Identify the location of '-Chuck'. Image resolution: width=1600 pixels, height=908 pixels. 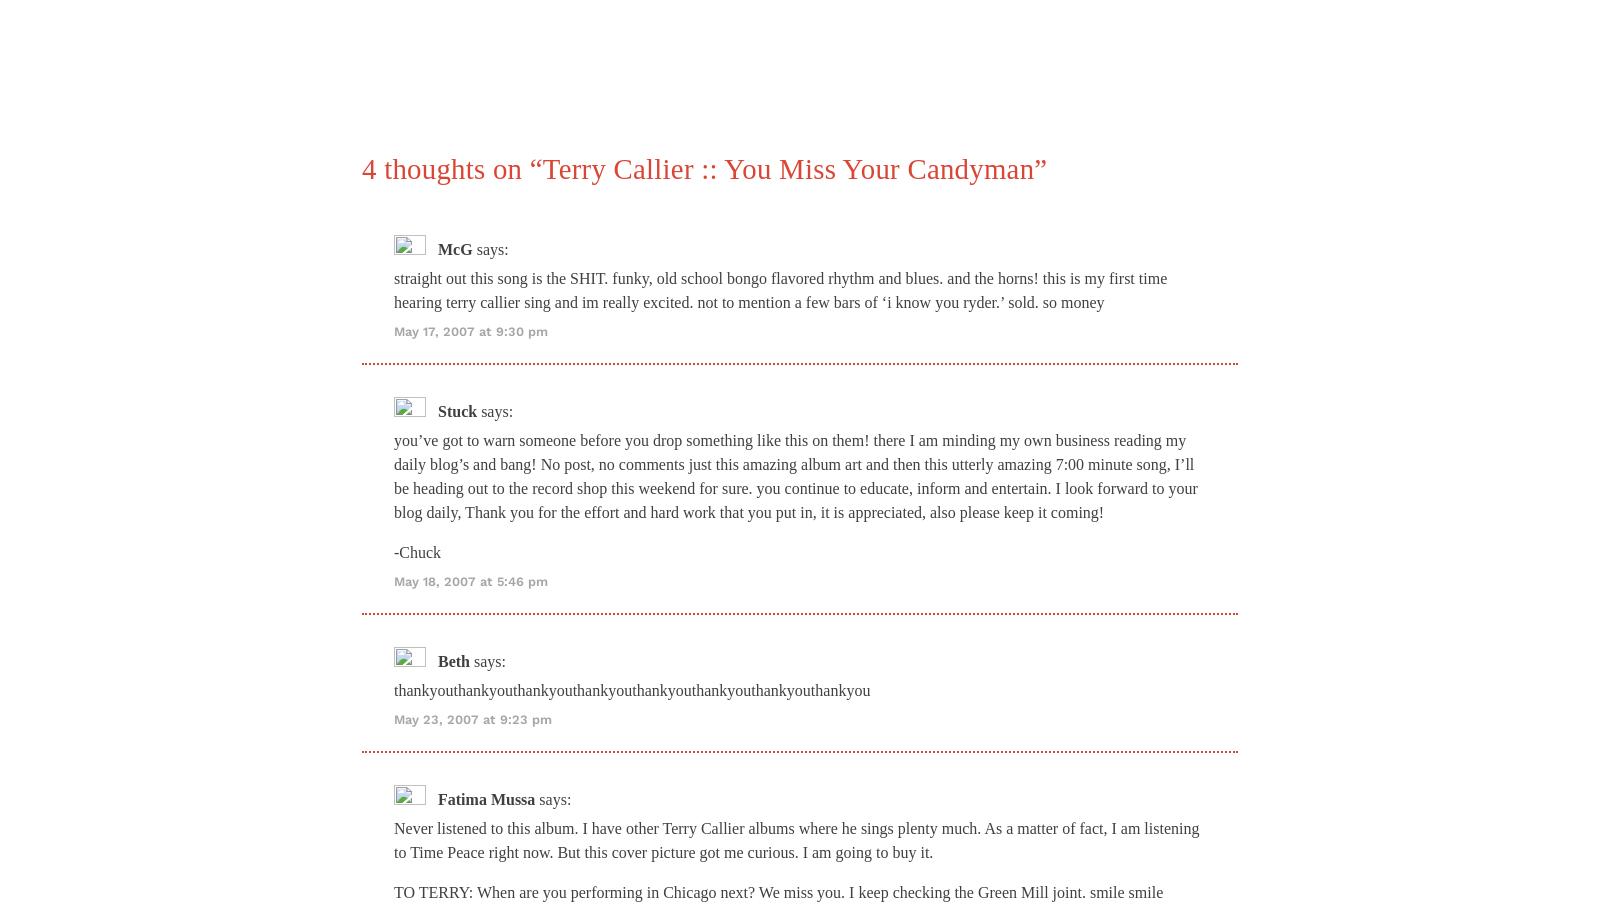
(416, 550).